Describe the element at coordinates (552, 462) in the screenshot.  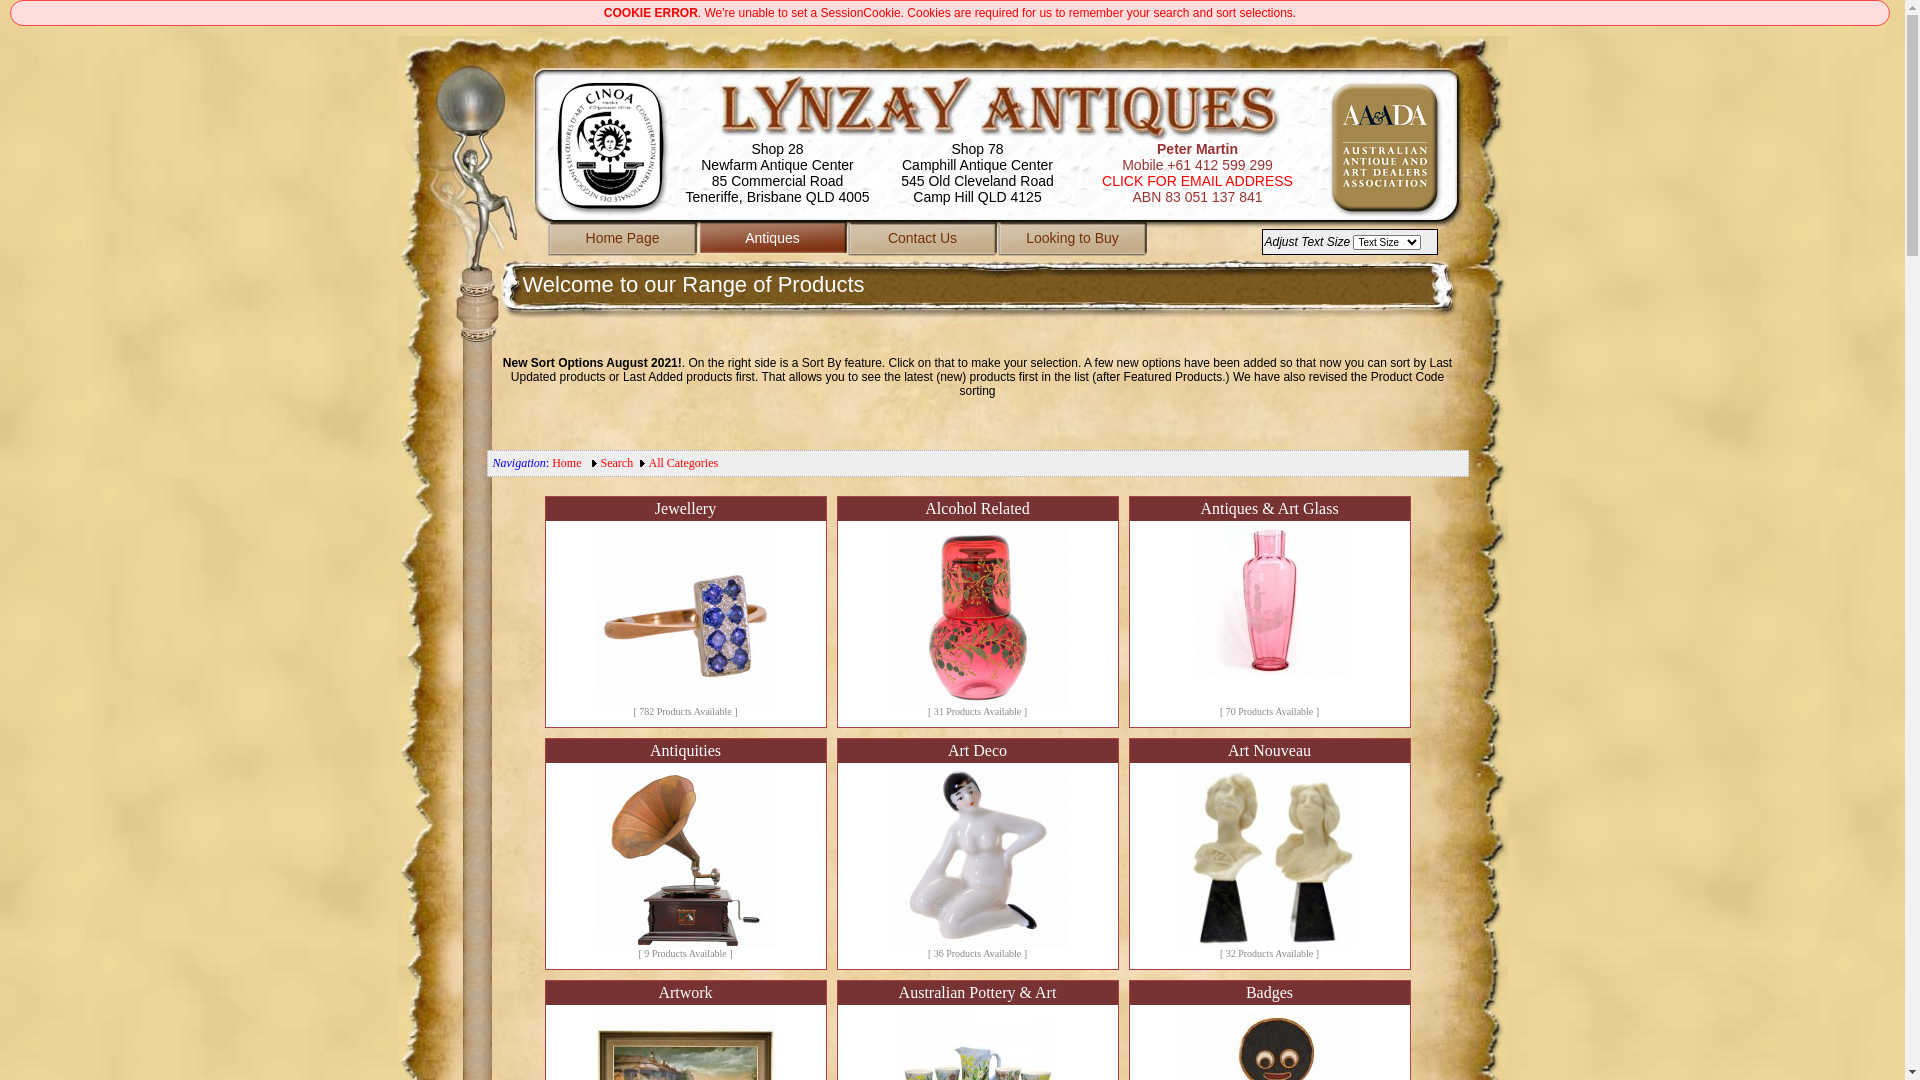
I see `'Home'` at that location.